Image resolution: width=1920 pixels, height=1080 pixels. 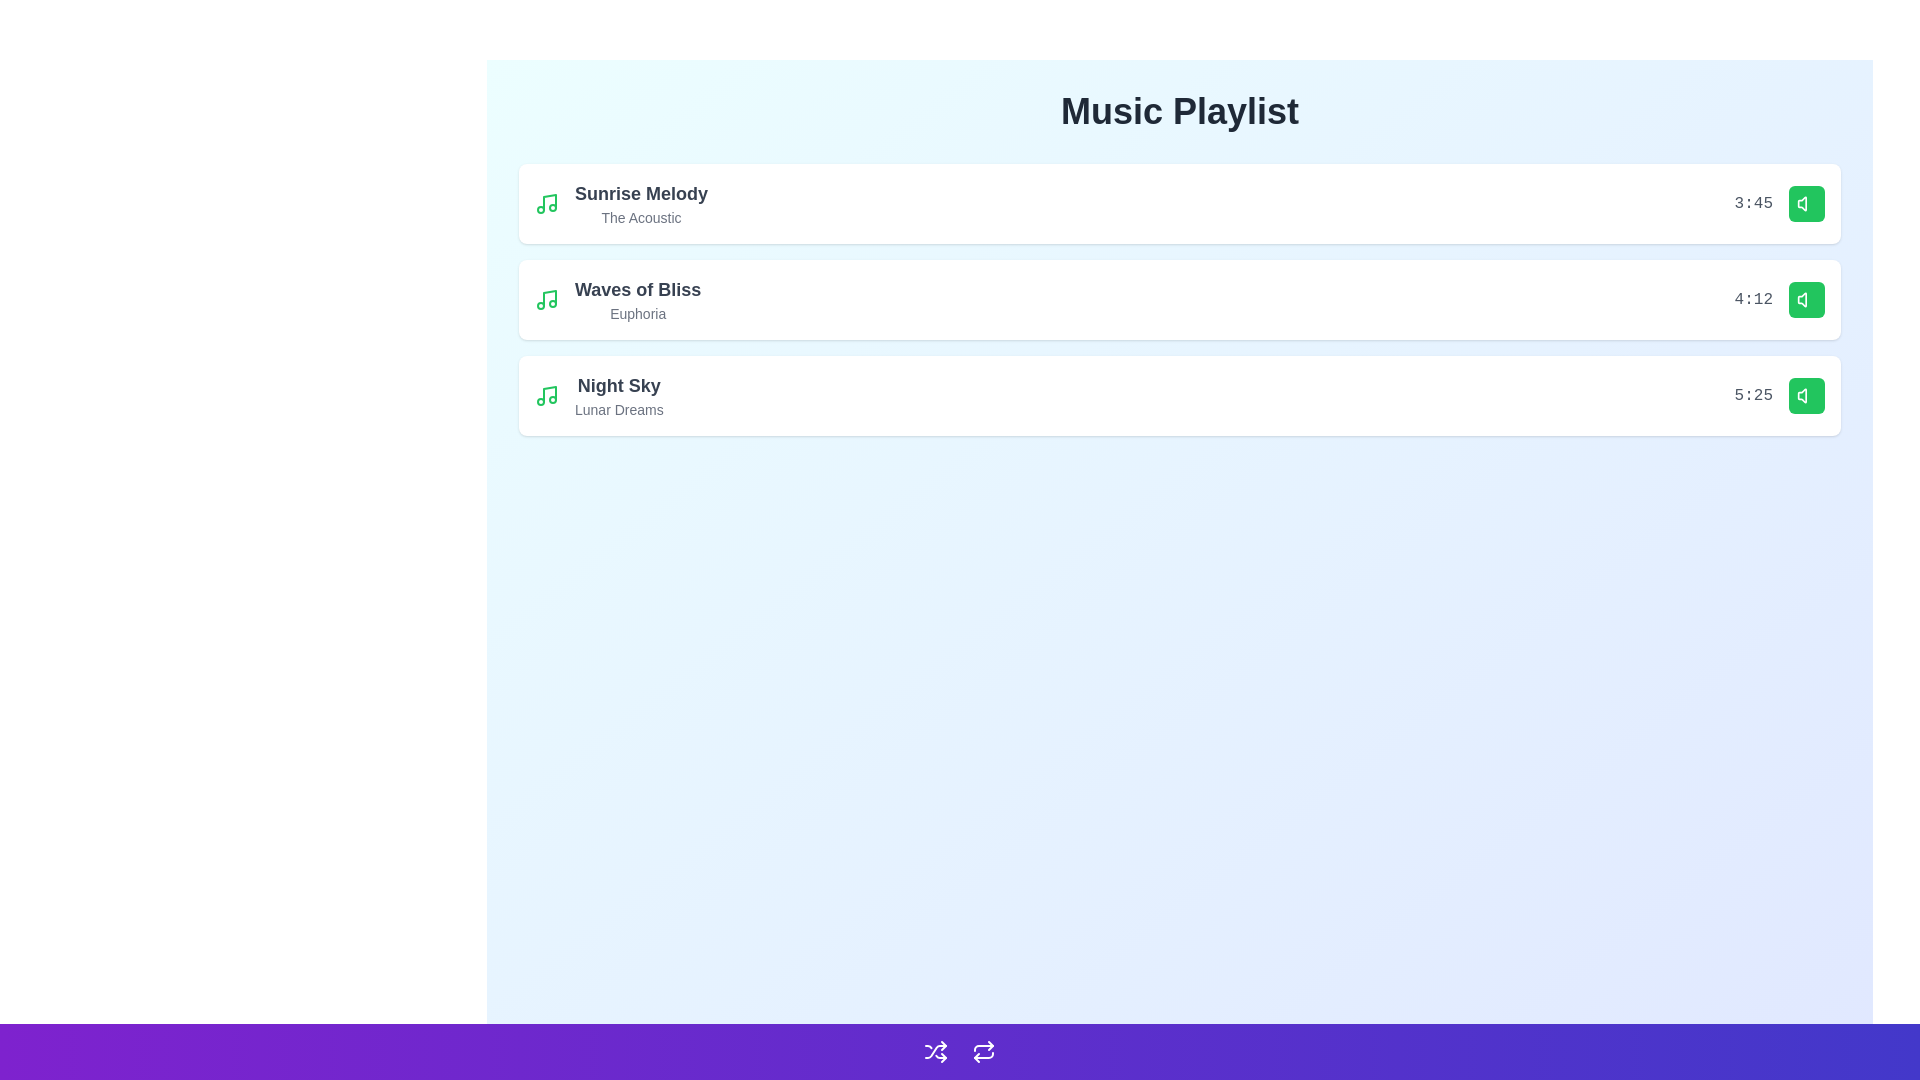 I want to click on the green rectangular button with rounded corners and a speaker icon, located to the right of the '4:12' text in the second row of items, so click(x=1806, y=300).